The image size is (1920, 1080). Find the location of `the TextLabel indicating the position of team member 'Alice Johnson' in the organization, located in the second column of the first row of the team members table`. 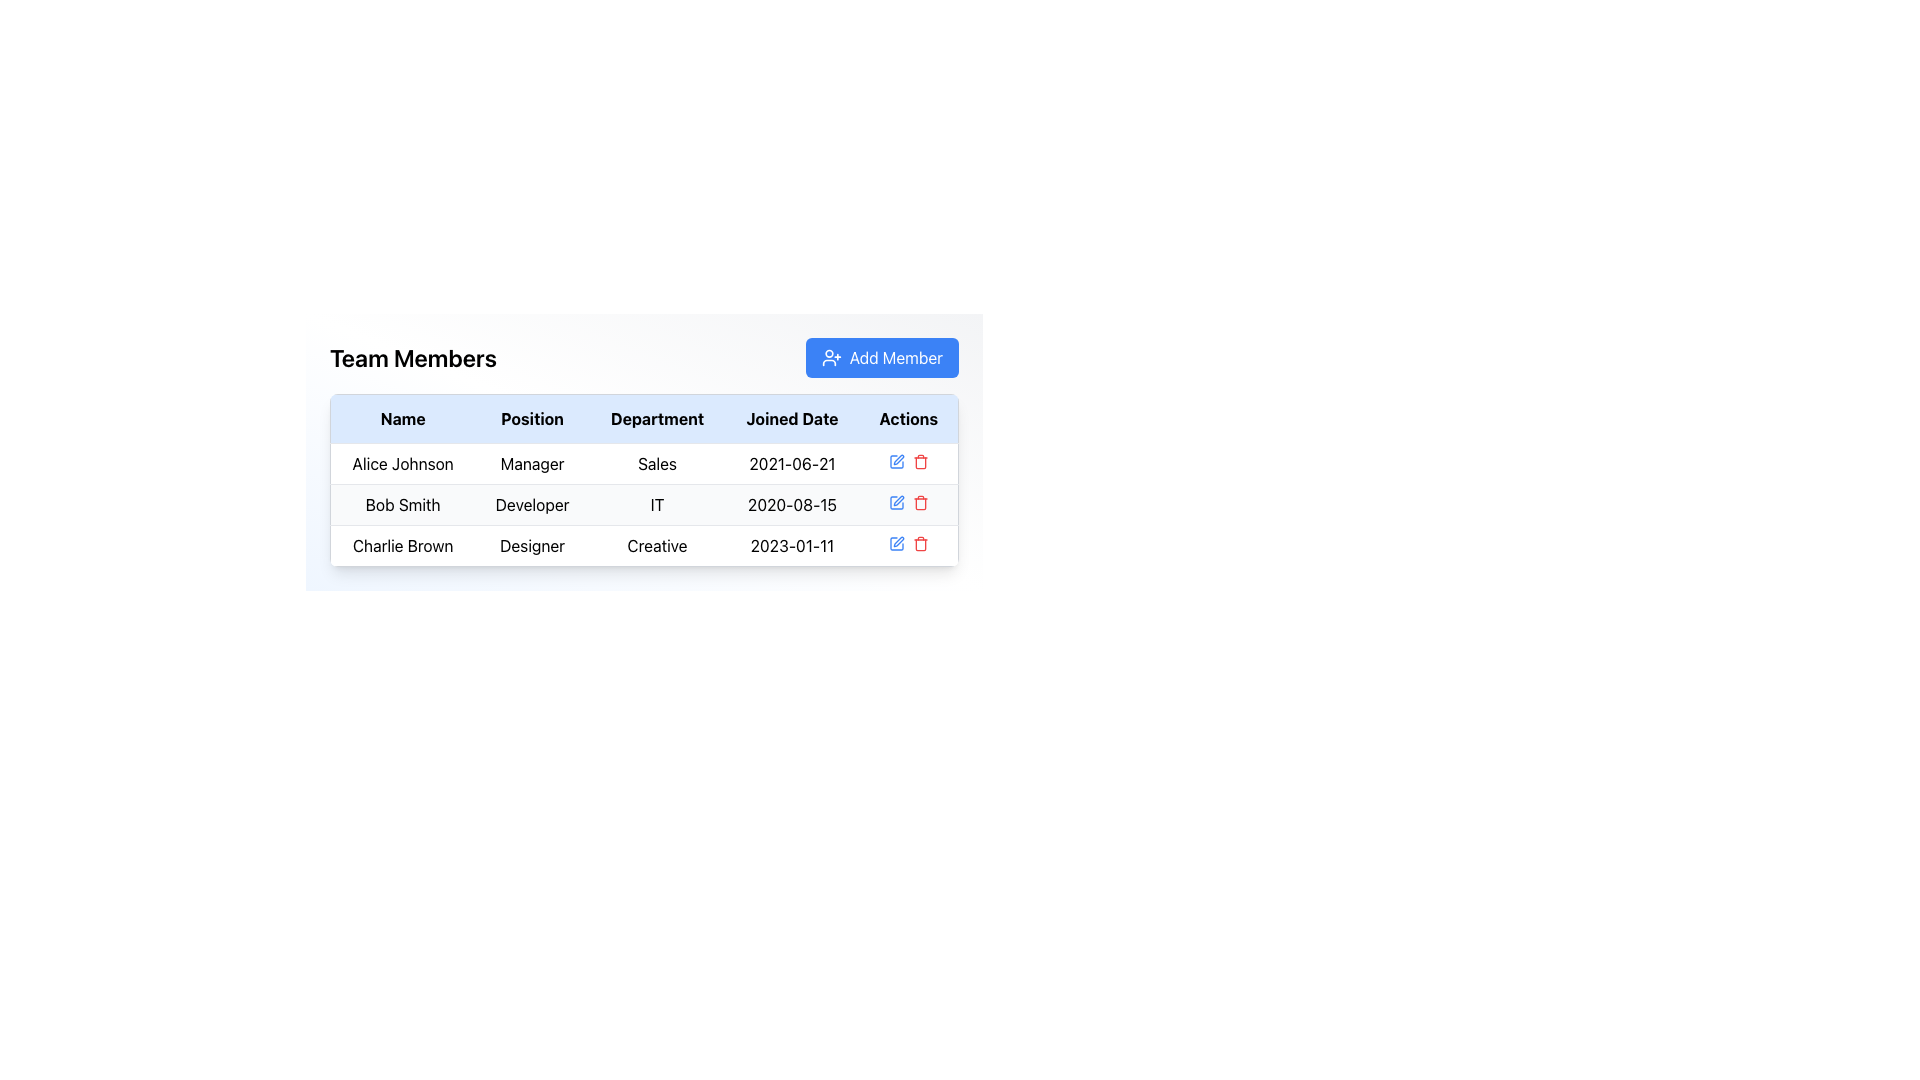

the TextLabel indicating the position of team member 'Alice Johnson' in the organization, located in the second column of the first row of the team members table is located at coordinates (532, 463).